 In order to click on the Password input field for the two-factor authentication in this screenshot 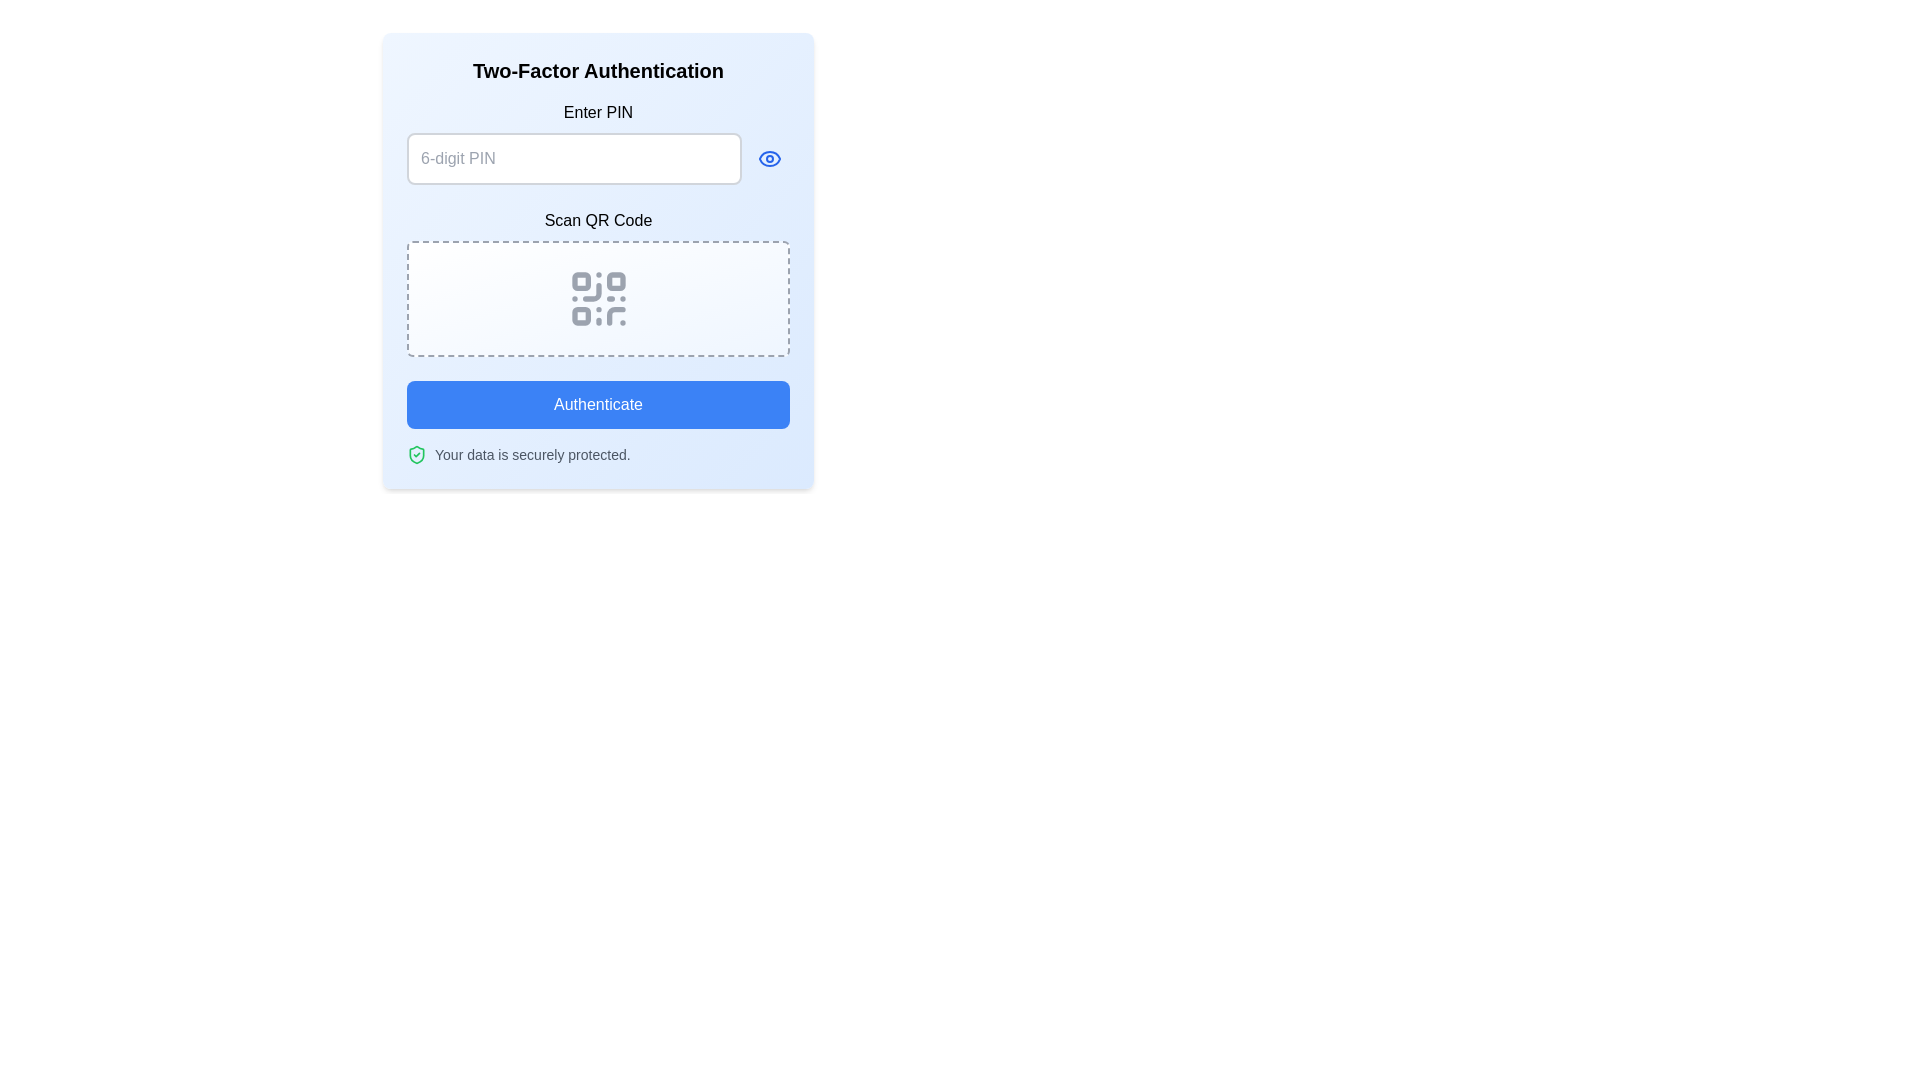, I will do `click(597, 141)`.